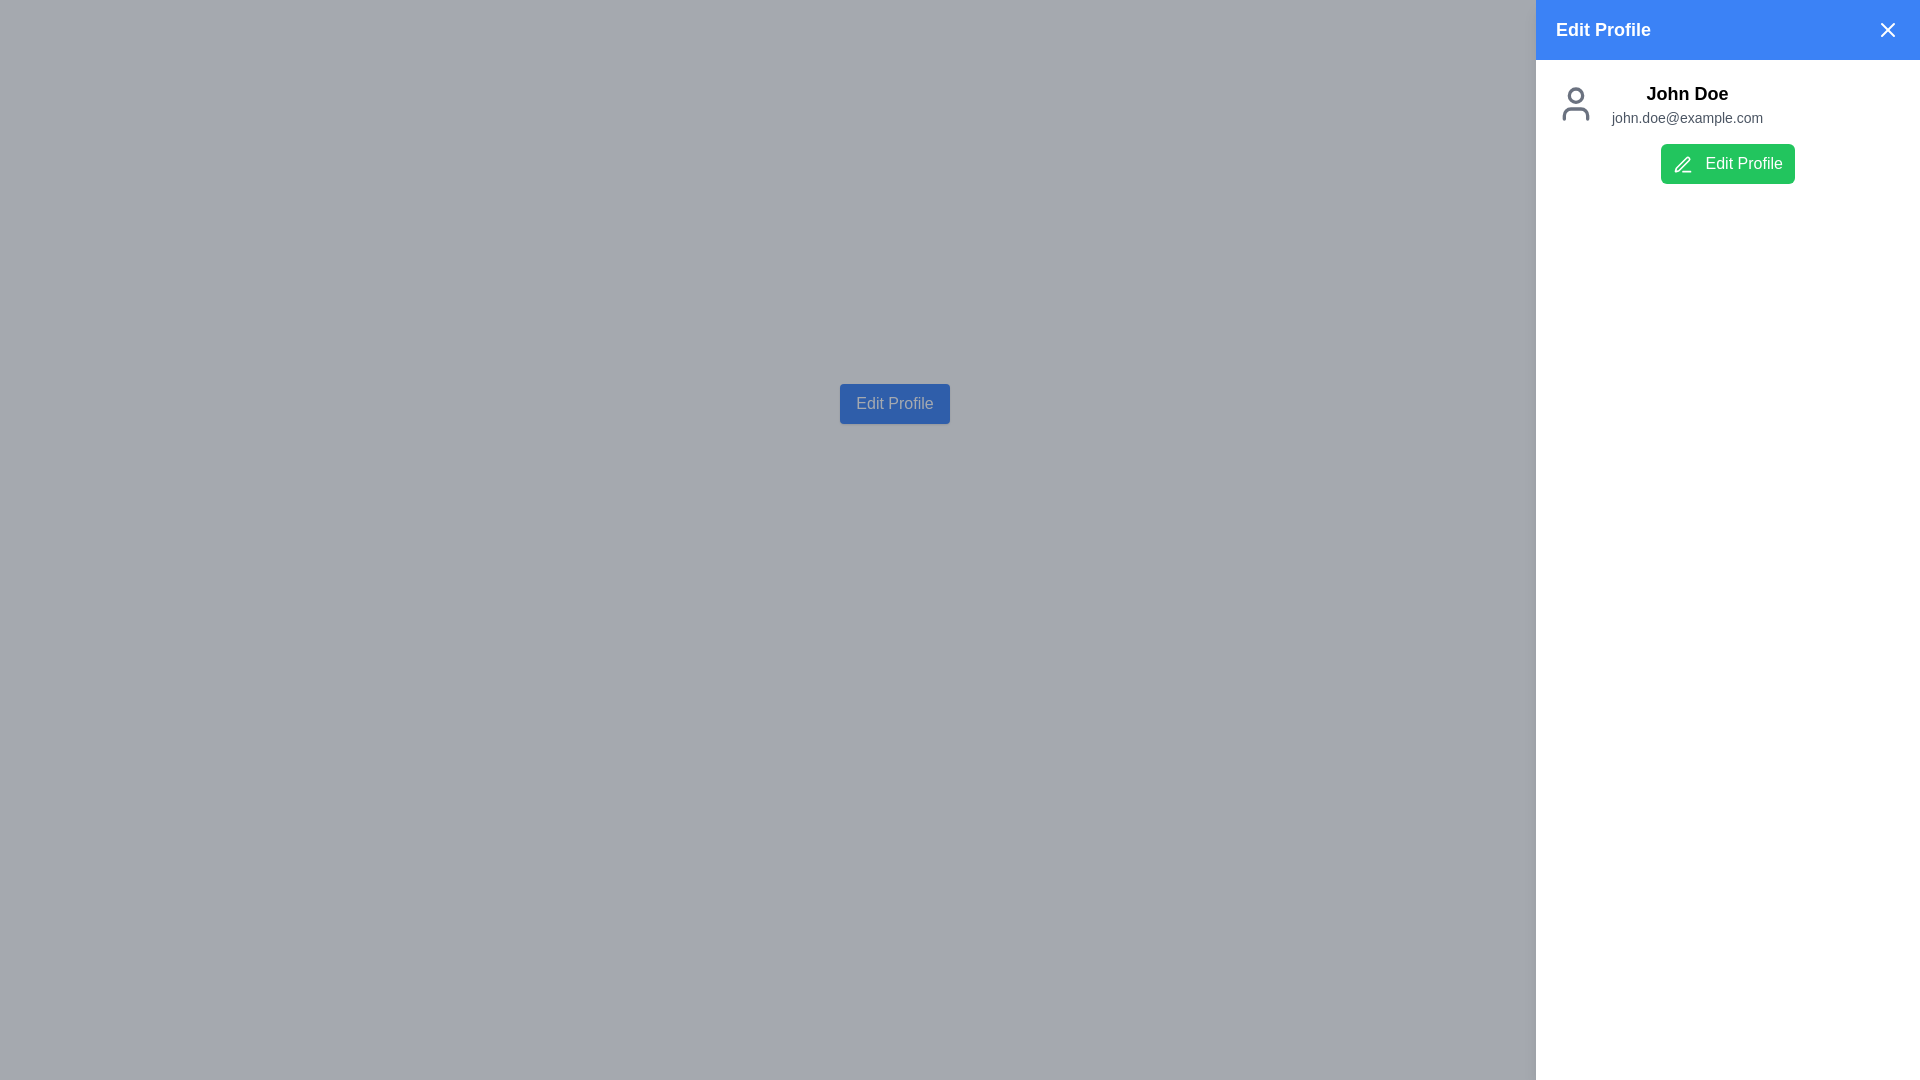  I want to click on the 'Edit Profile' button to observe the background color change, so click(893, 404).